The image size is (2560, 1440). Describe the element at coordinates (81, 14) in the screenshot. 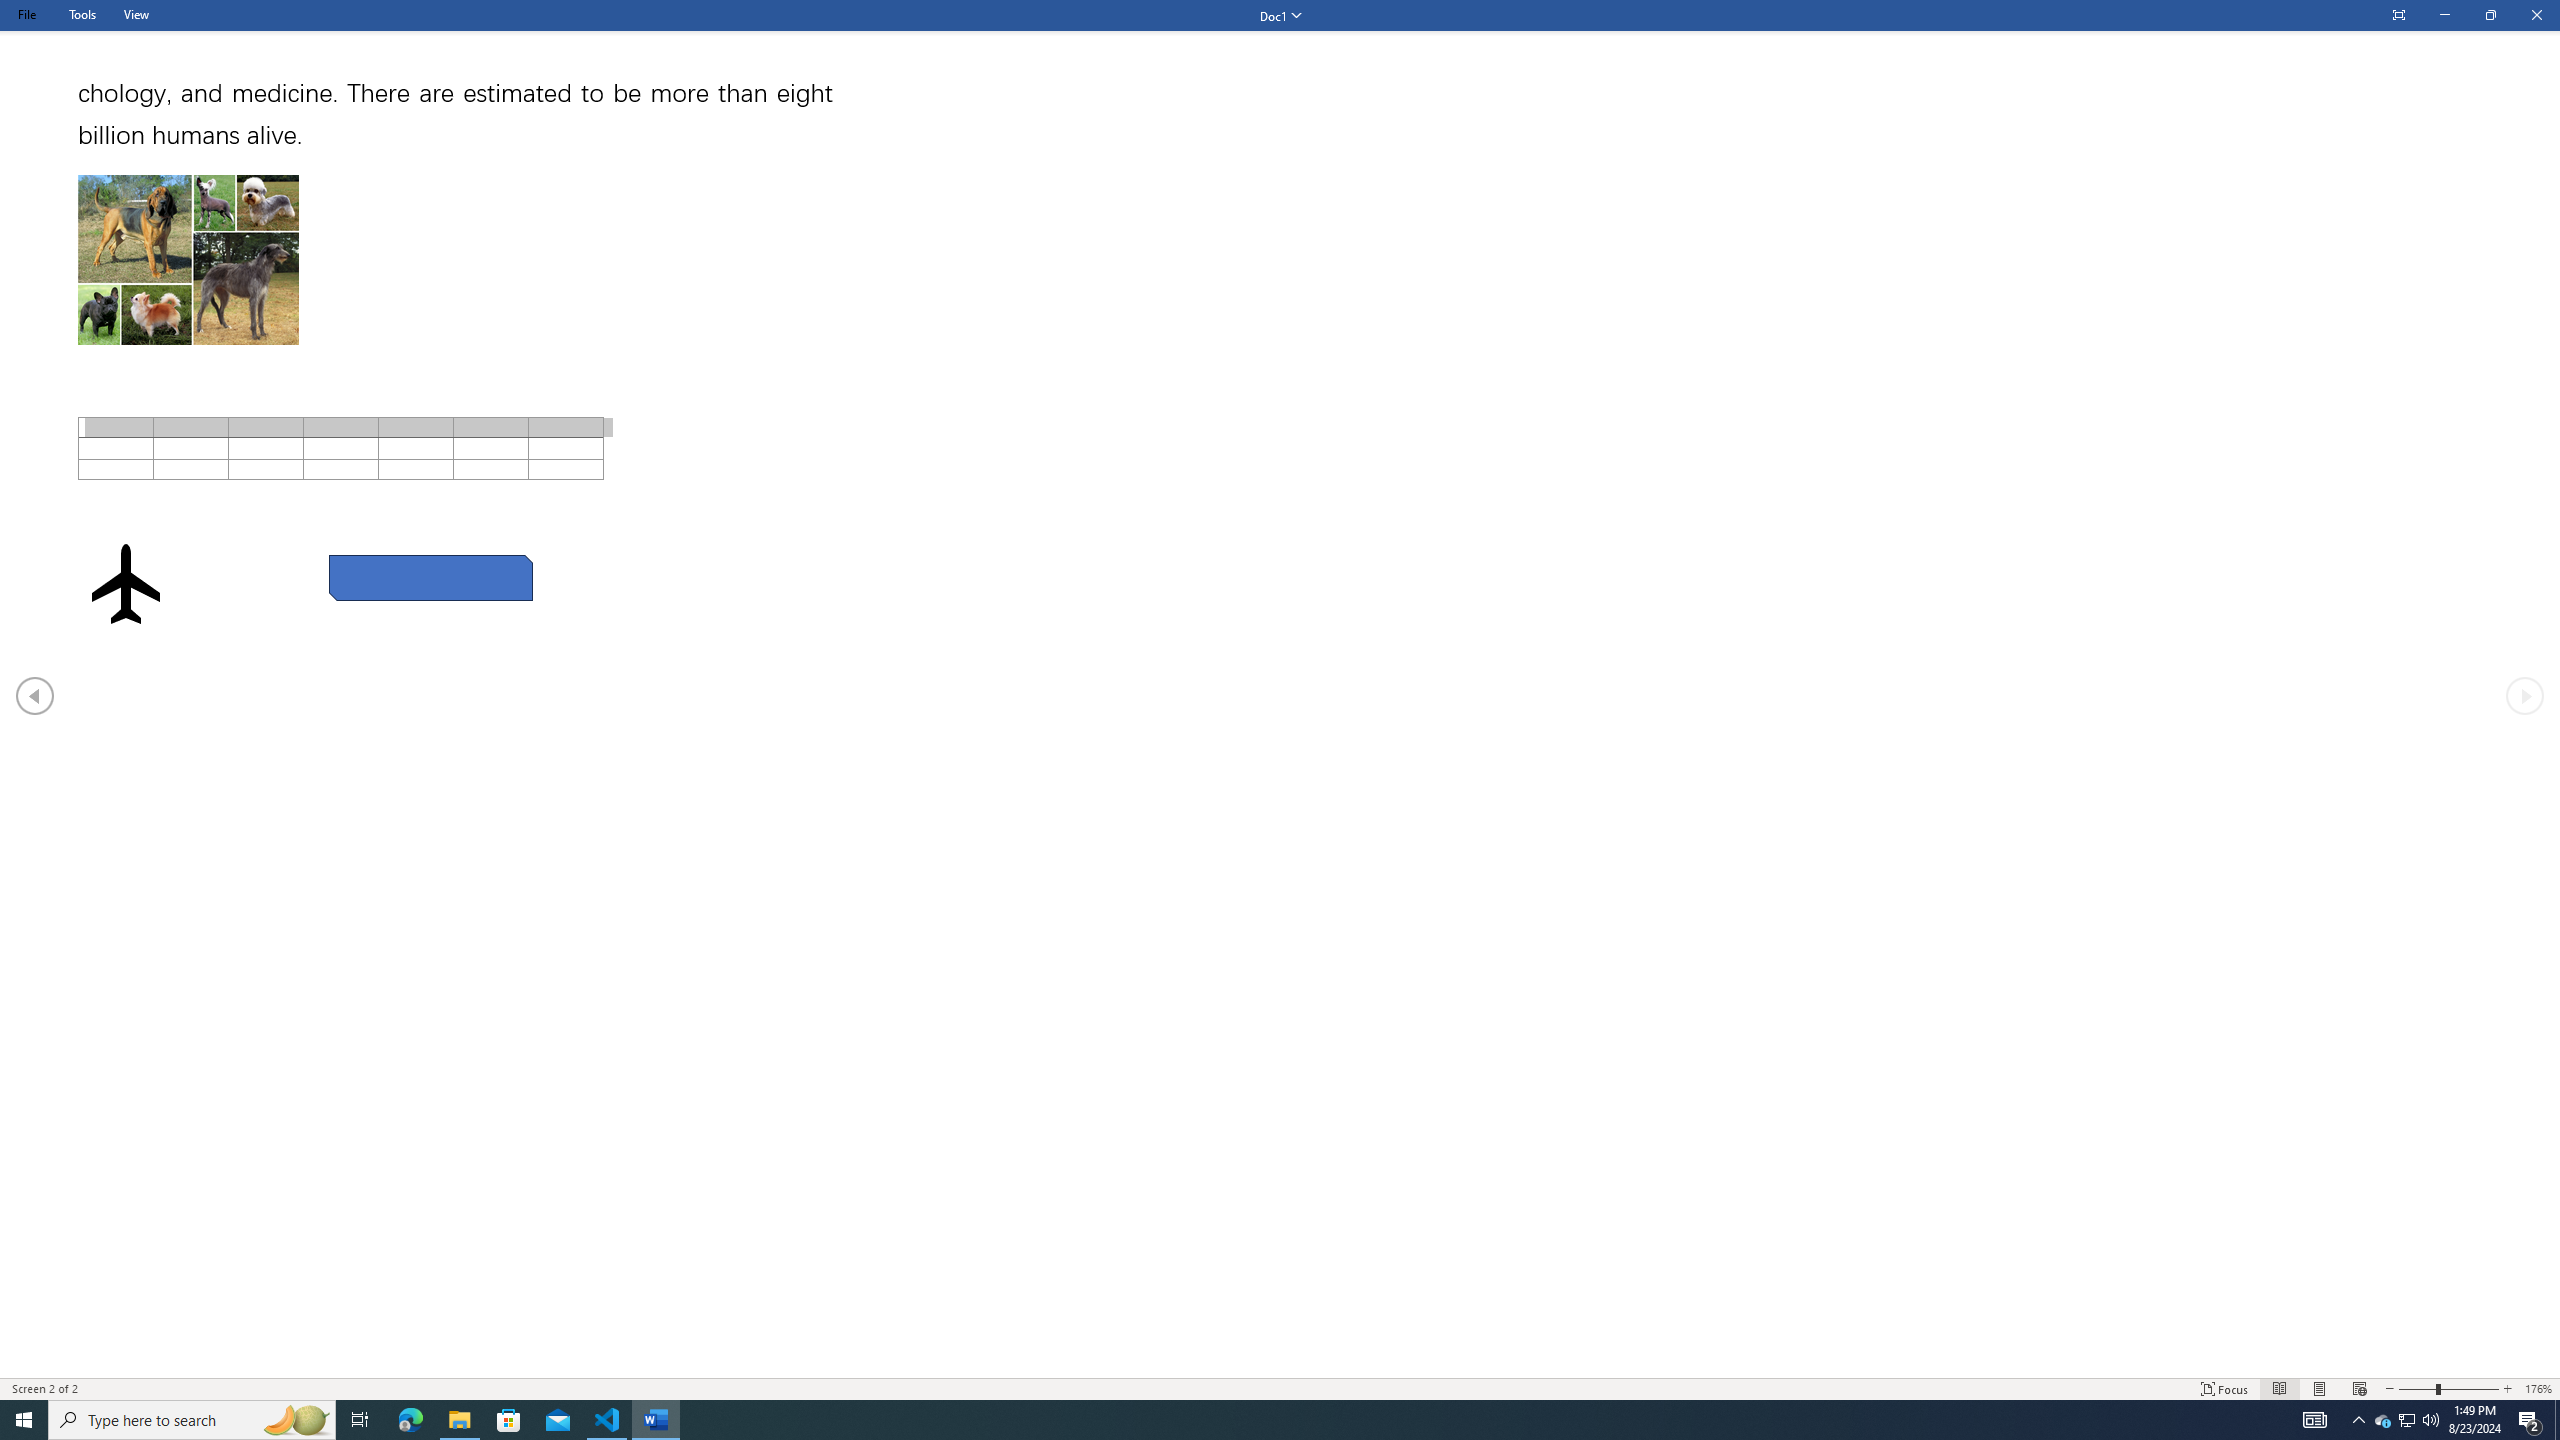

I see `'Tools'` at that location.